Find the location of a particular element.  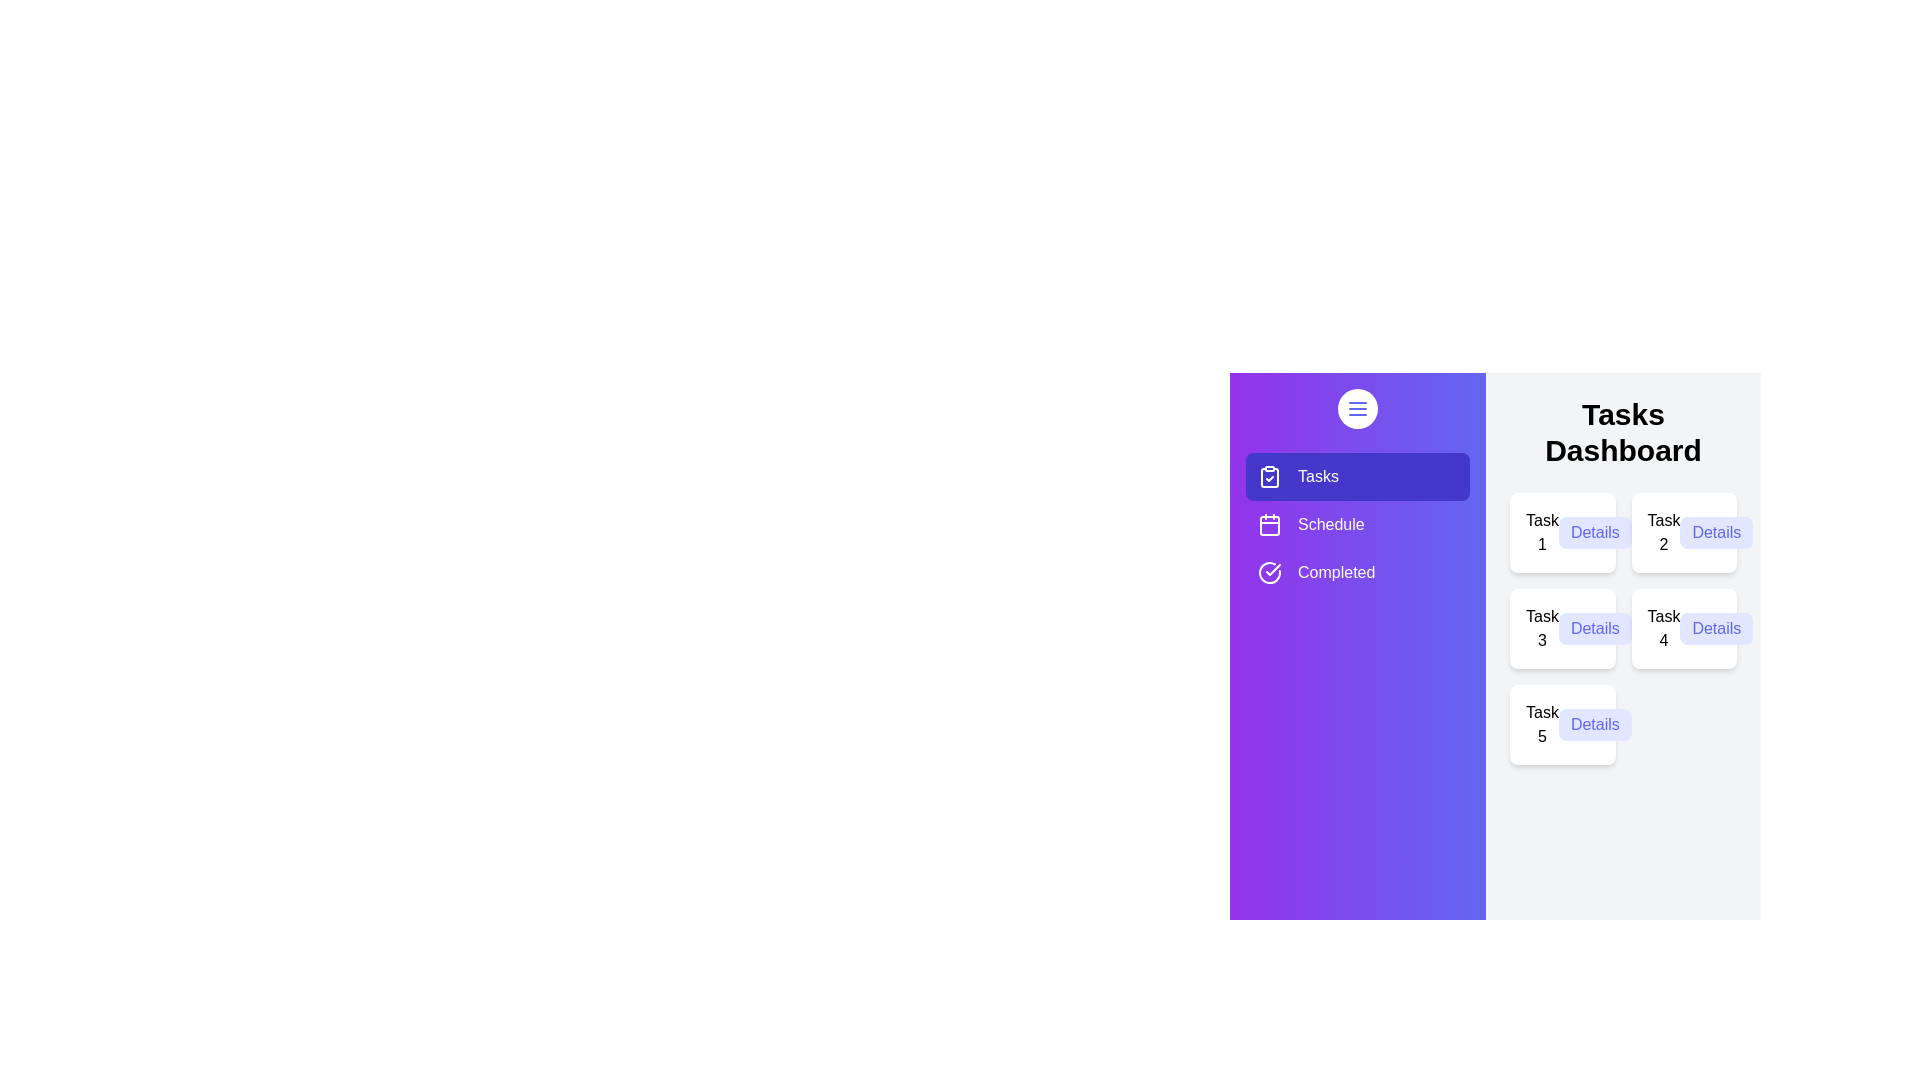

the Completed tab in the sidebar is located at coordinates (1358, 573).